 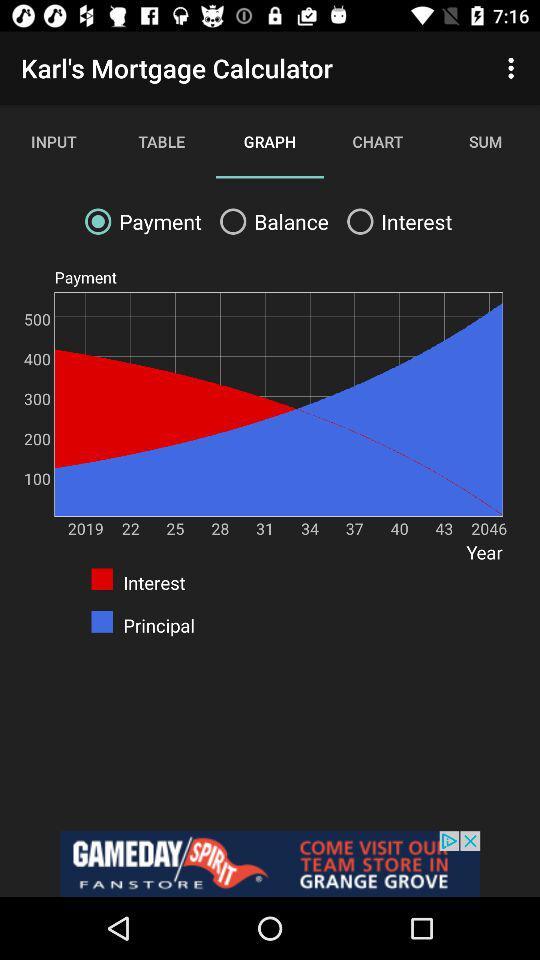 I want to click on advertisement page, so click(x=270, y=863).